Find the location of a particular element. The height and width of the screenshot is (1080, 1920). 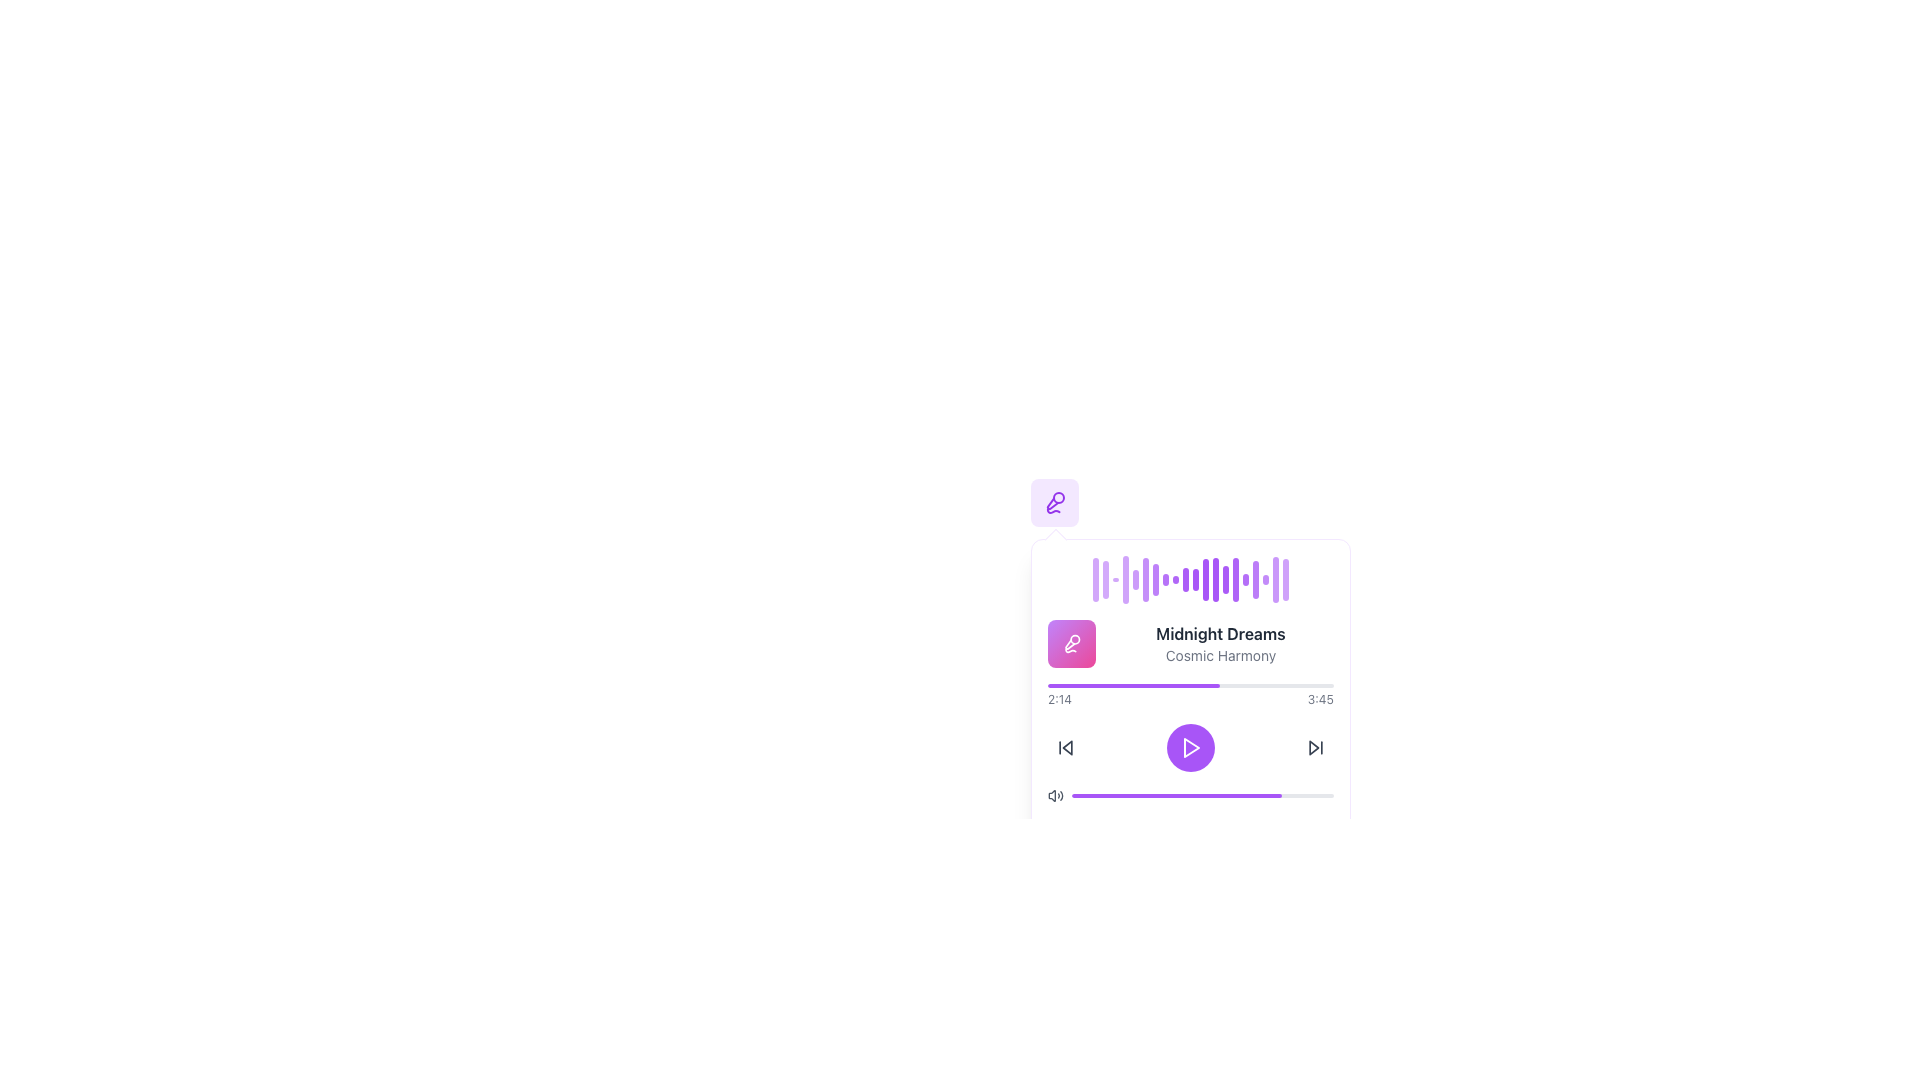

the static animated visual bar that visually represents a part of an animated waveform, positioned centrally above the text 'Midnight Dreams' is located at coordinates (1255, 579).